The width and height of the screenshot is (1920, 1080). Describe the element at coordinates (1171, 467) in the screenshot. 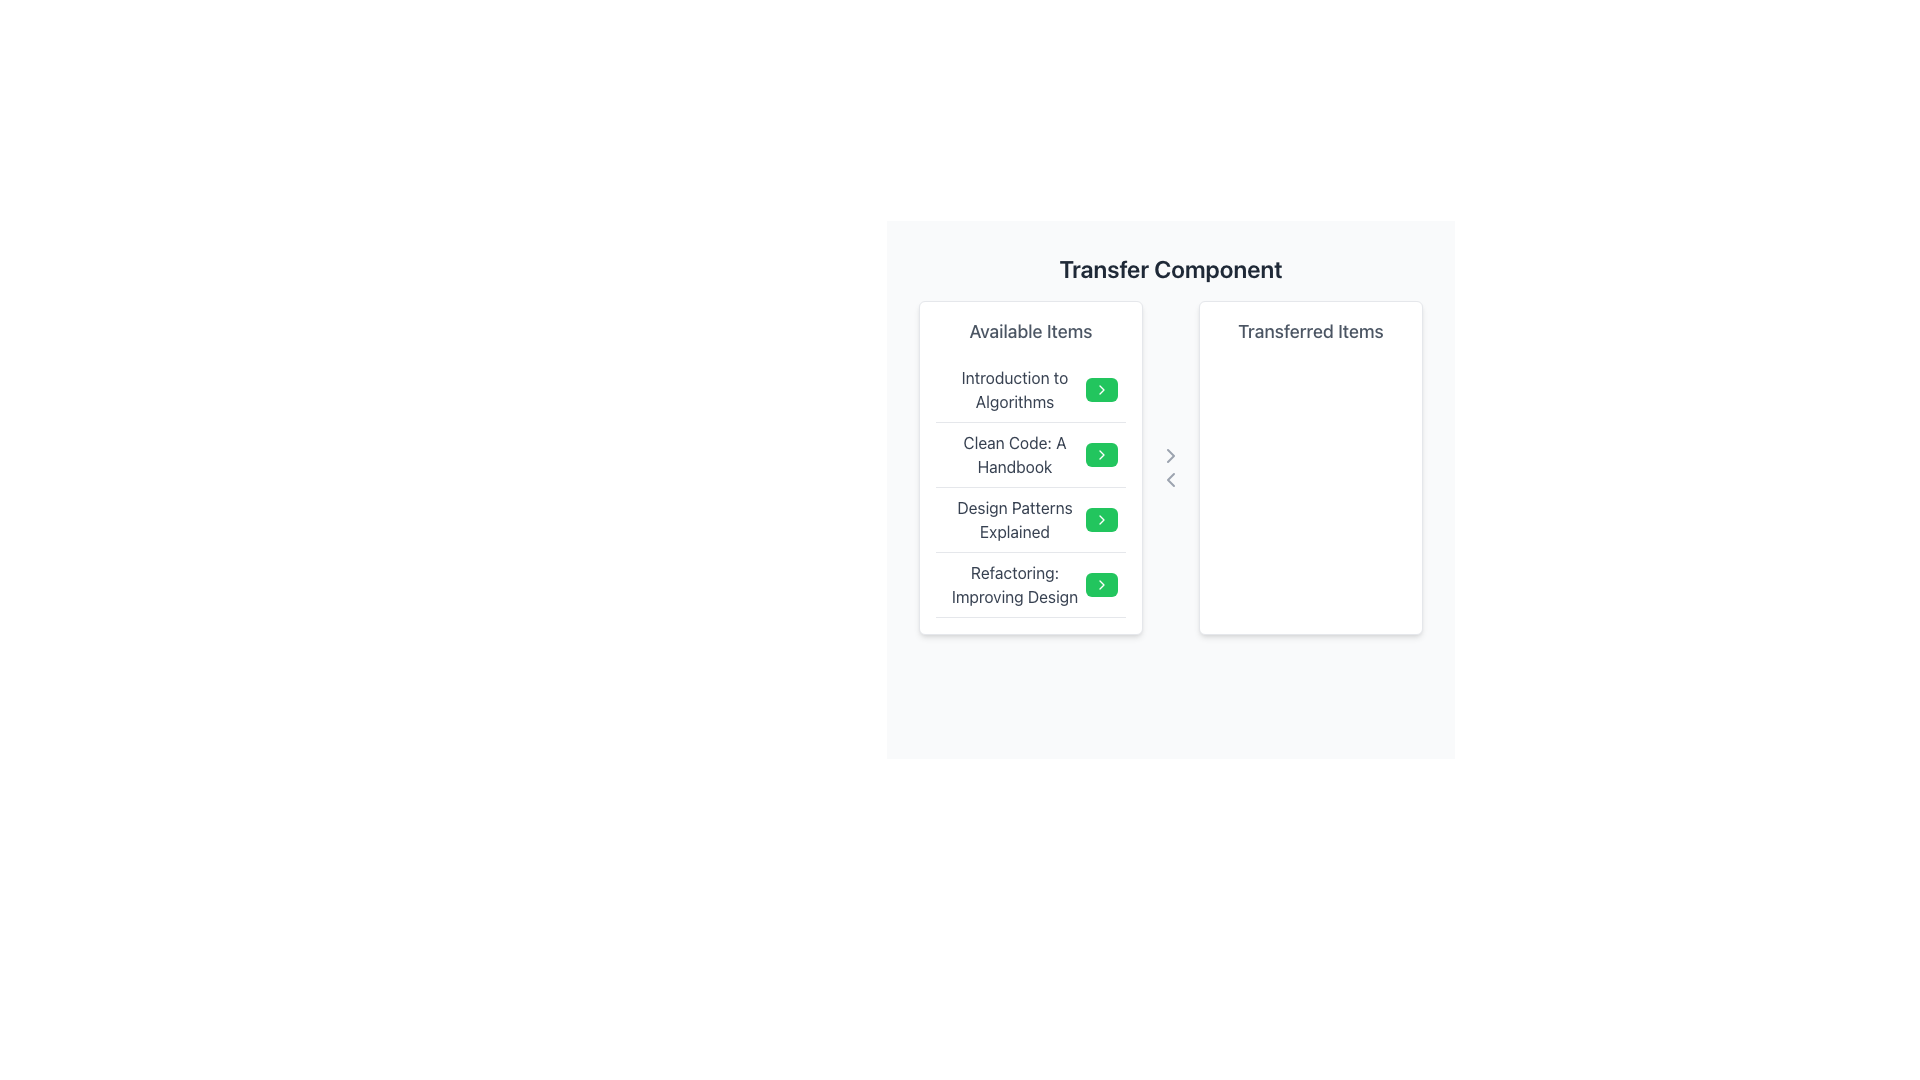

I see `the bottom arrow in the button cluster to transfer an item from the 'Transferred Items' section to the 'Available Items' section` at that location.